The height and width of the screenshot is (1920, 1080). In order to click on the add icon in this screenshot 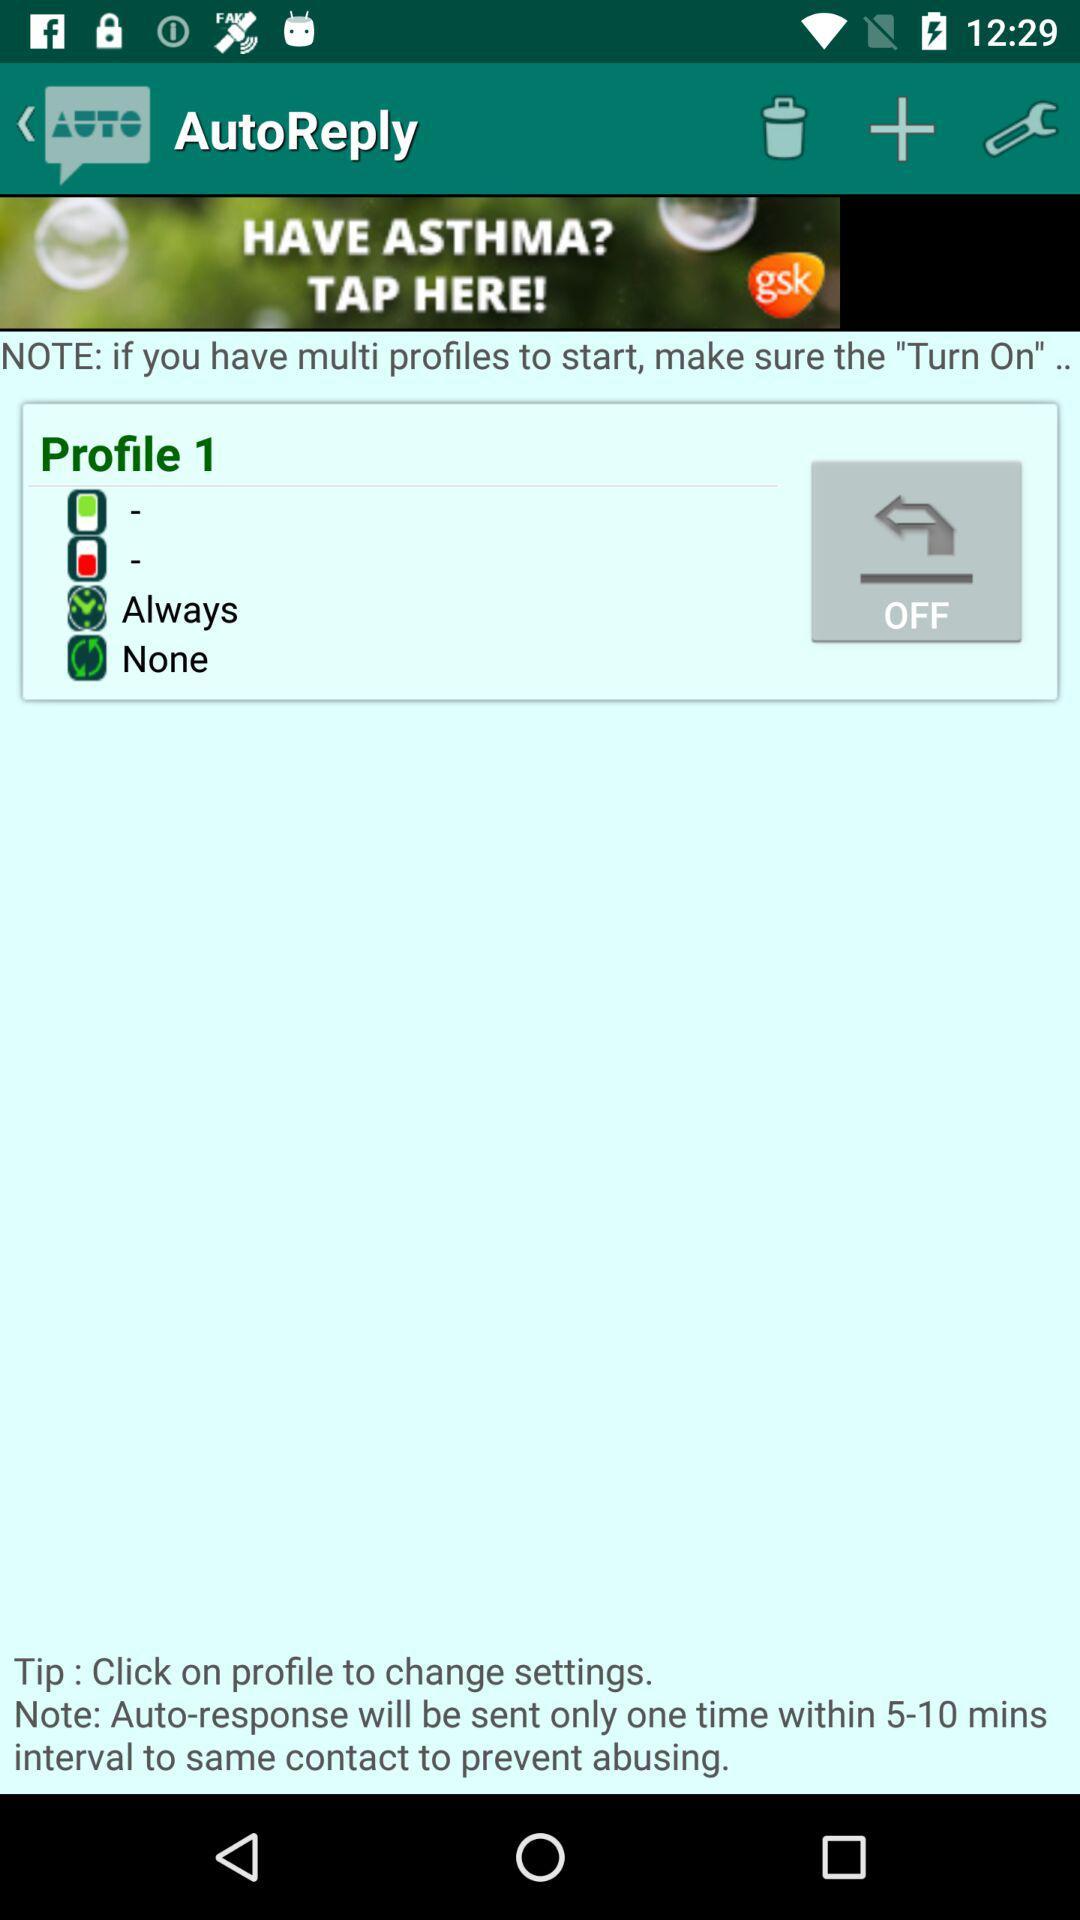, I will do `click(902, 127)`.